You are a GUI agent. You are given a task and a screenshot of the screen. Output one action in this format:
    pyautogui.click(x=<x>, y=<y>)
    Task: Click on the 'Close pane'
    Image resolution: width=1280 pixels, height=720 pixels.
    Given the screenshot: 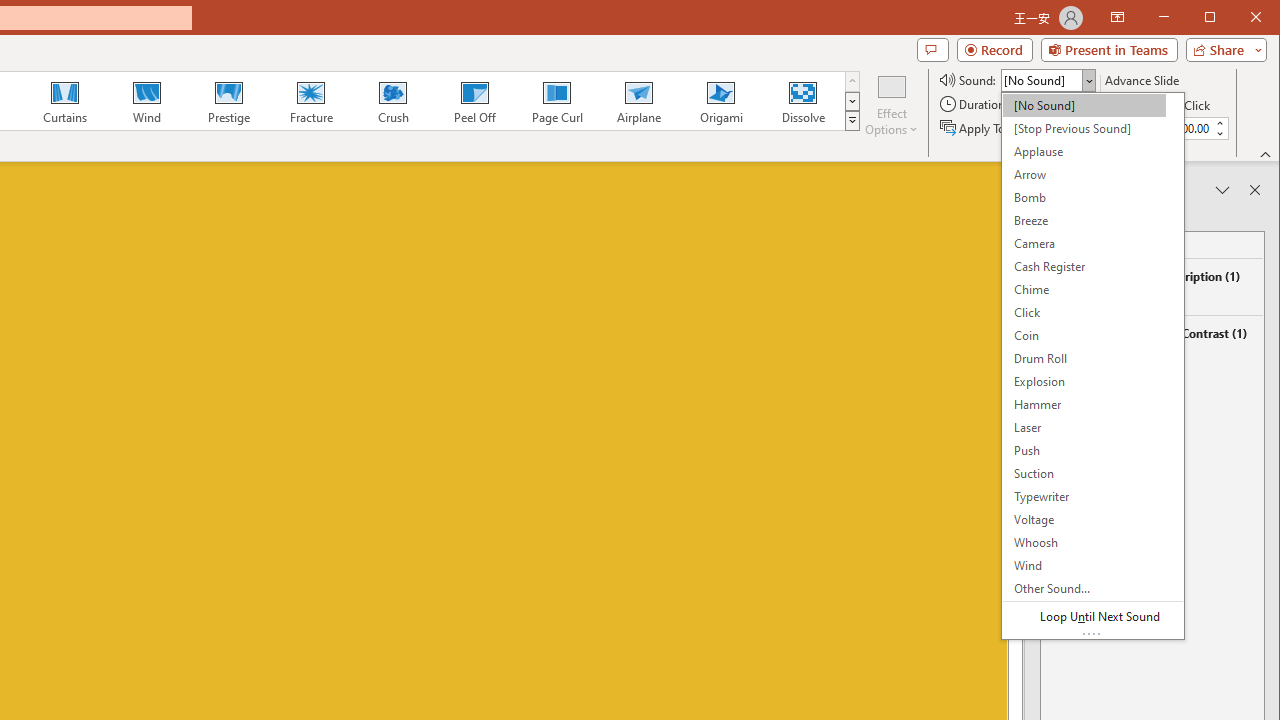 What is the action you would take?
    pyautogui.click(x=1254, y=190)
    